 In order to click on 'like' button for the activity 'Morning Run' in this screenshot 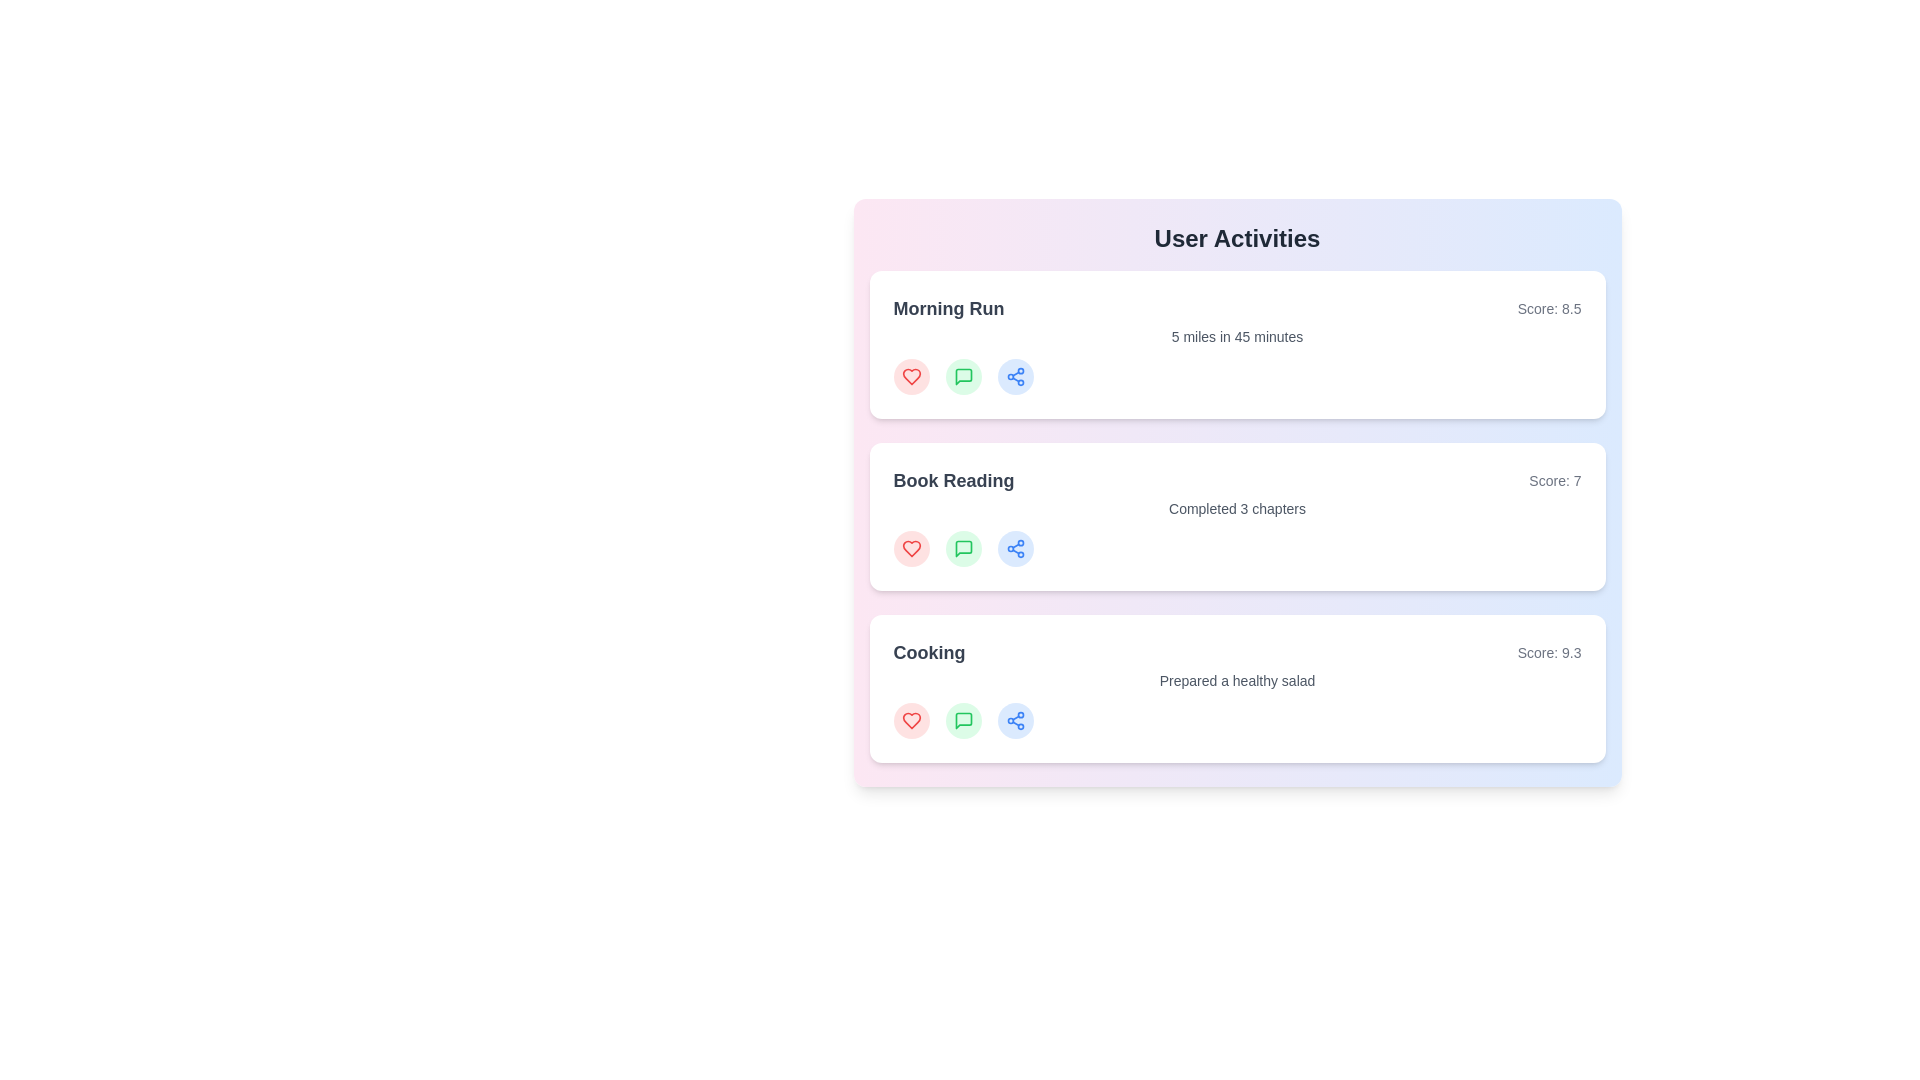, I will do `click(910, 377)`.